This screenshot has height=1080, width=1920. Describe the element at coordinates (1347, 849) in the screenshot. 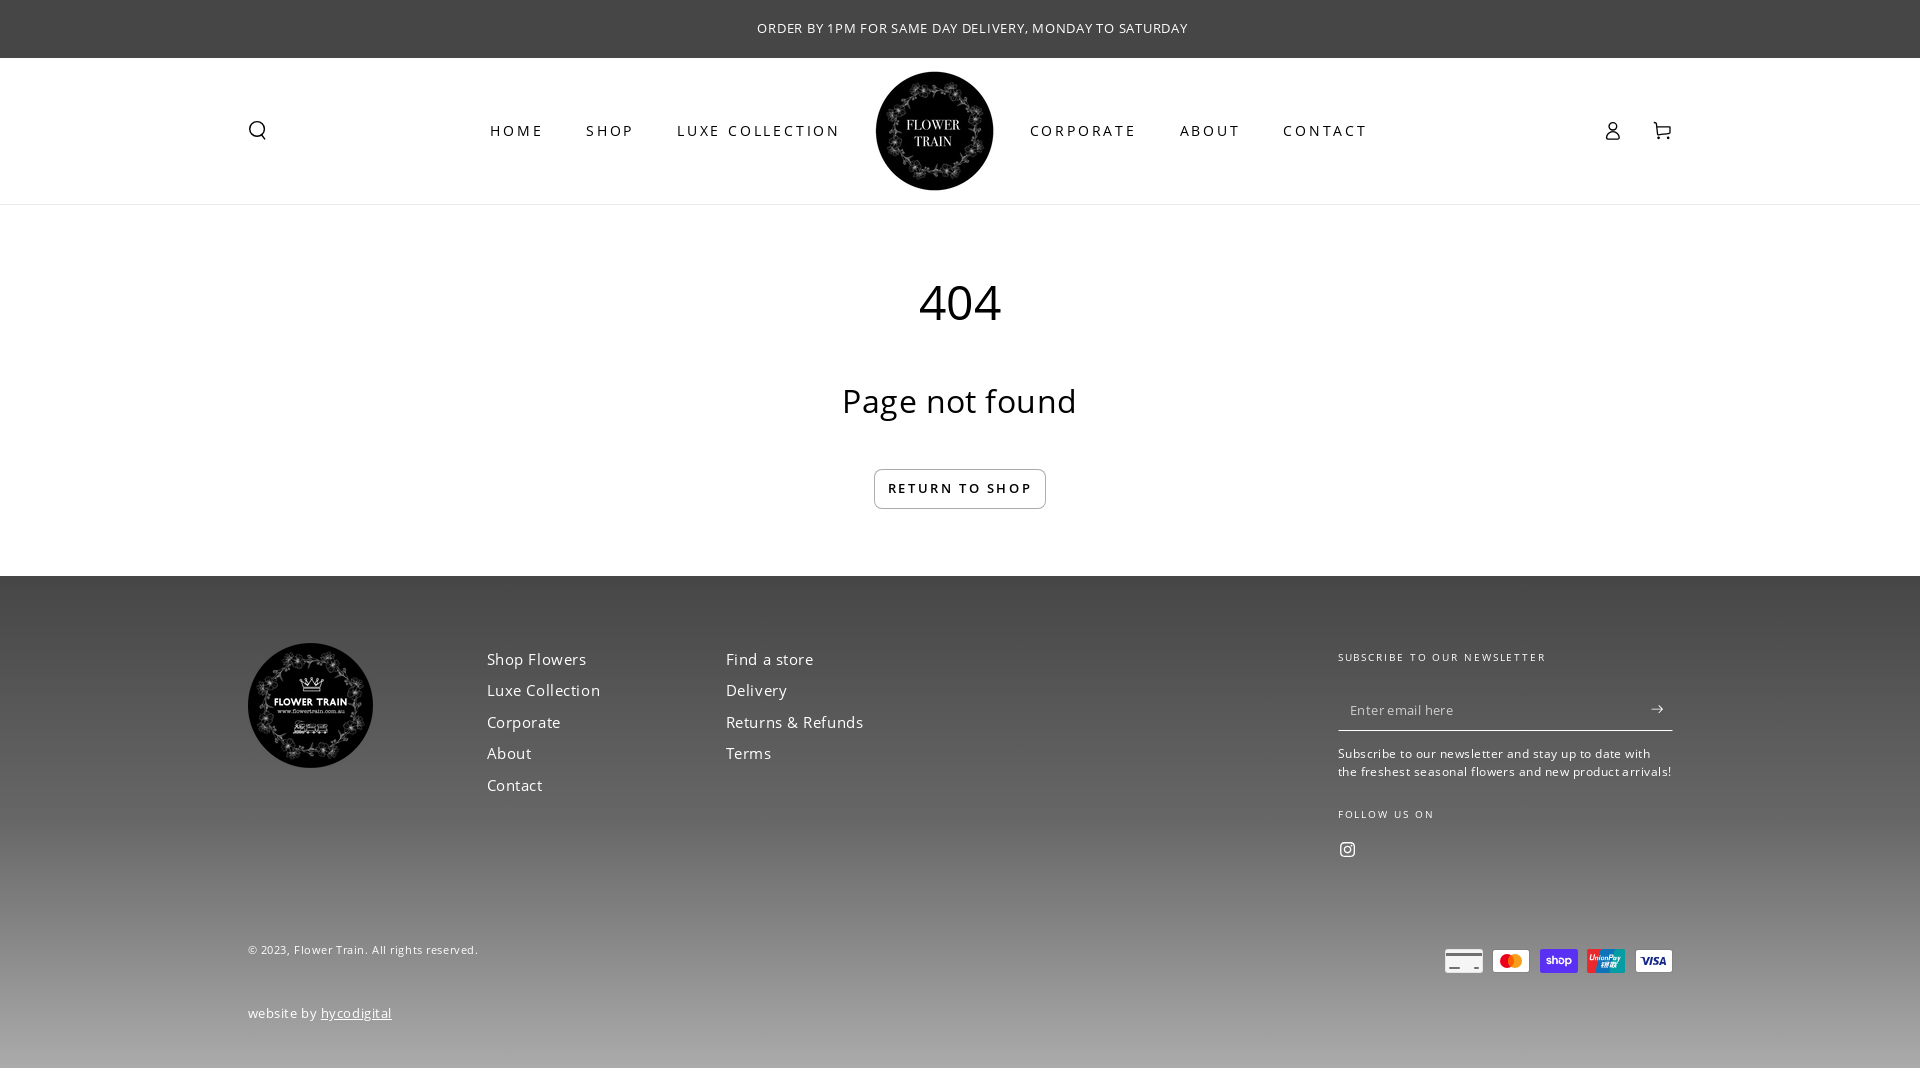

I see `'Instagram'` at that location.